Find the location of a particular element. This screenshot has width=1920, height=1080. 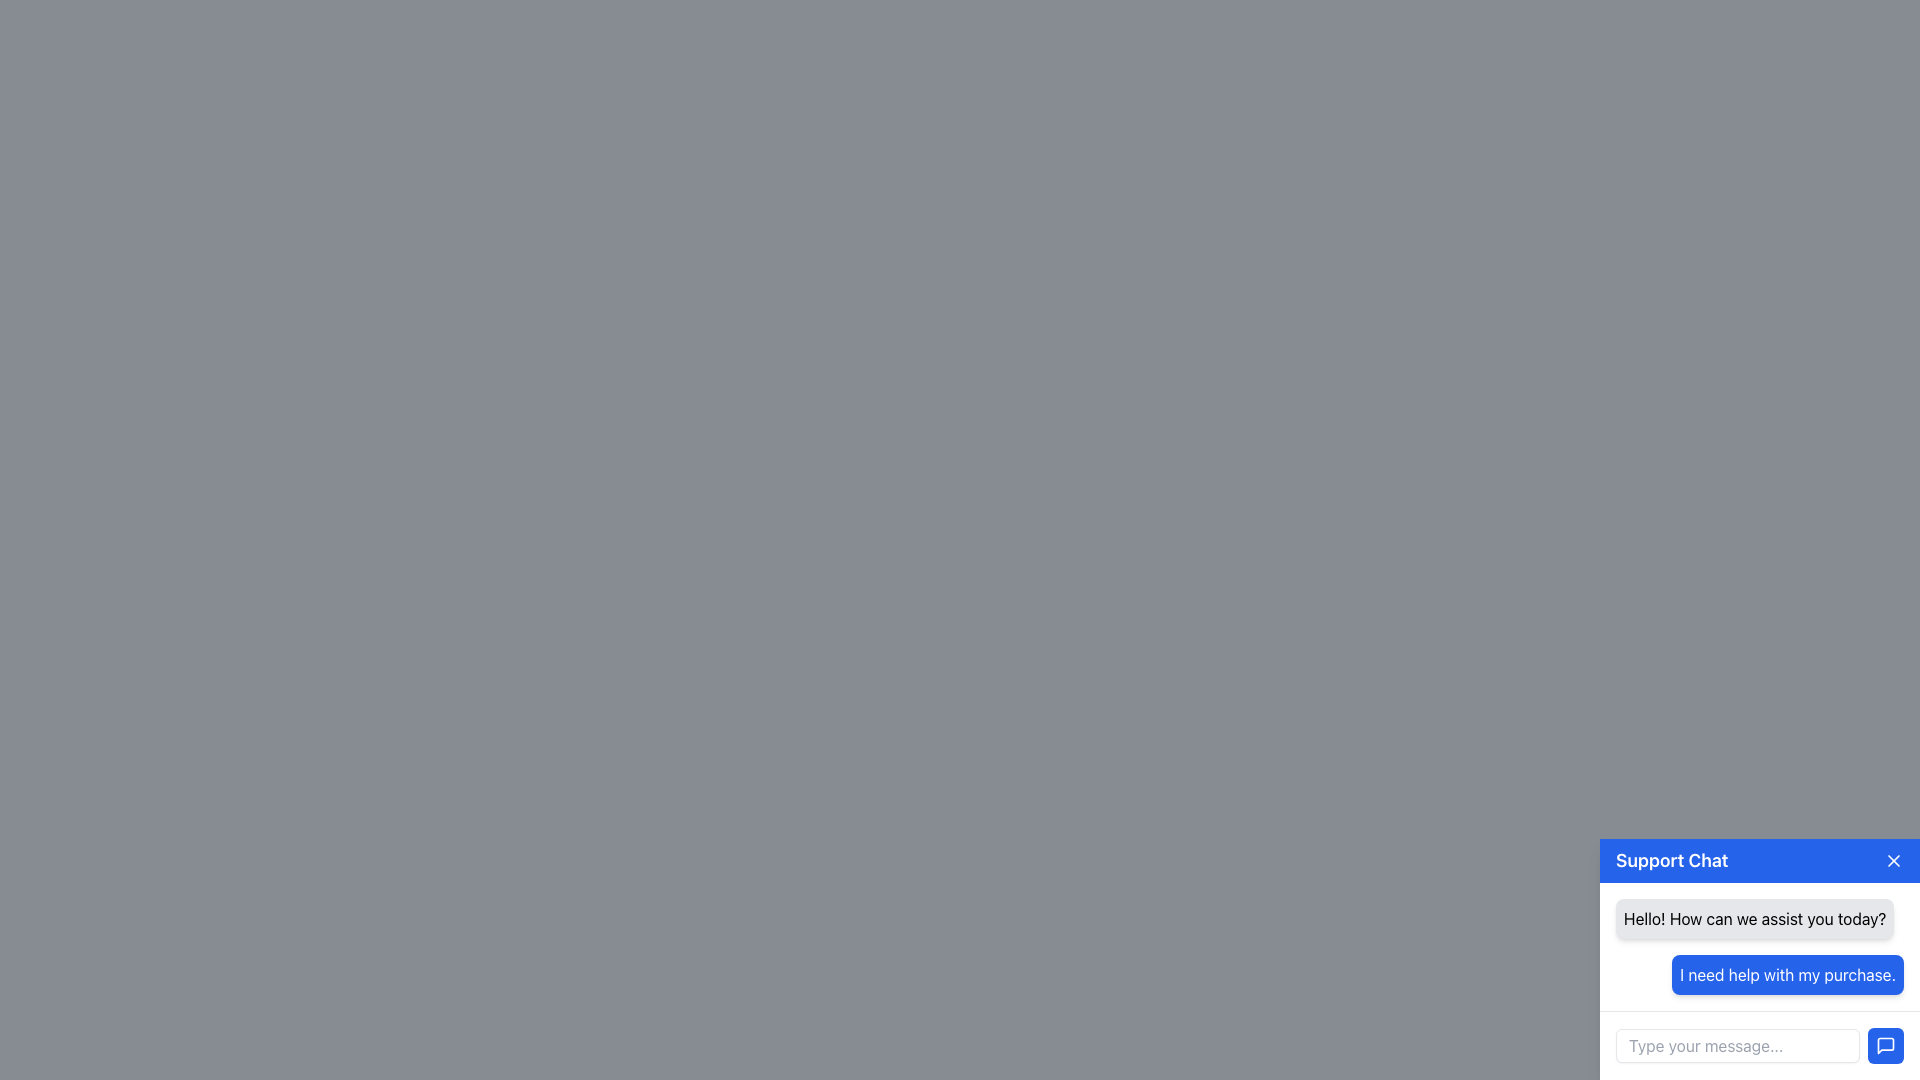

the text label indicating the support chat interface at the top-left corner of the chat window's header section is located at coordinates (1672, 859).